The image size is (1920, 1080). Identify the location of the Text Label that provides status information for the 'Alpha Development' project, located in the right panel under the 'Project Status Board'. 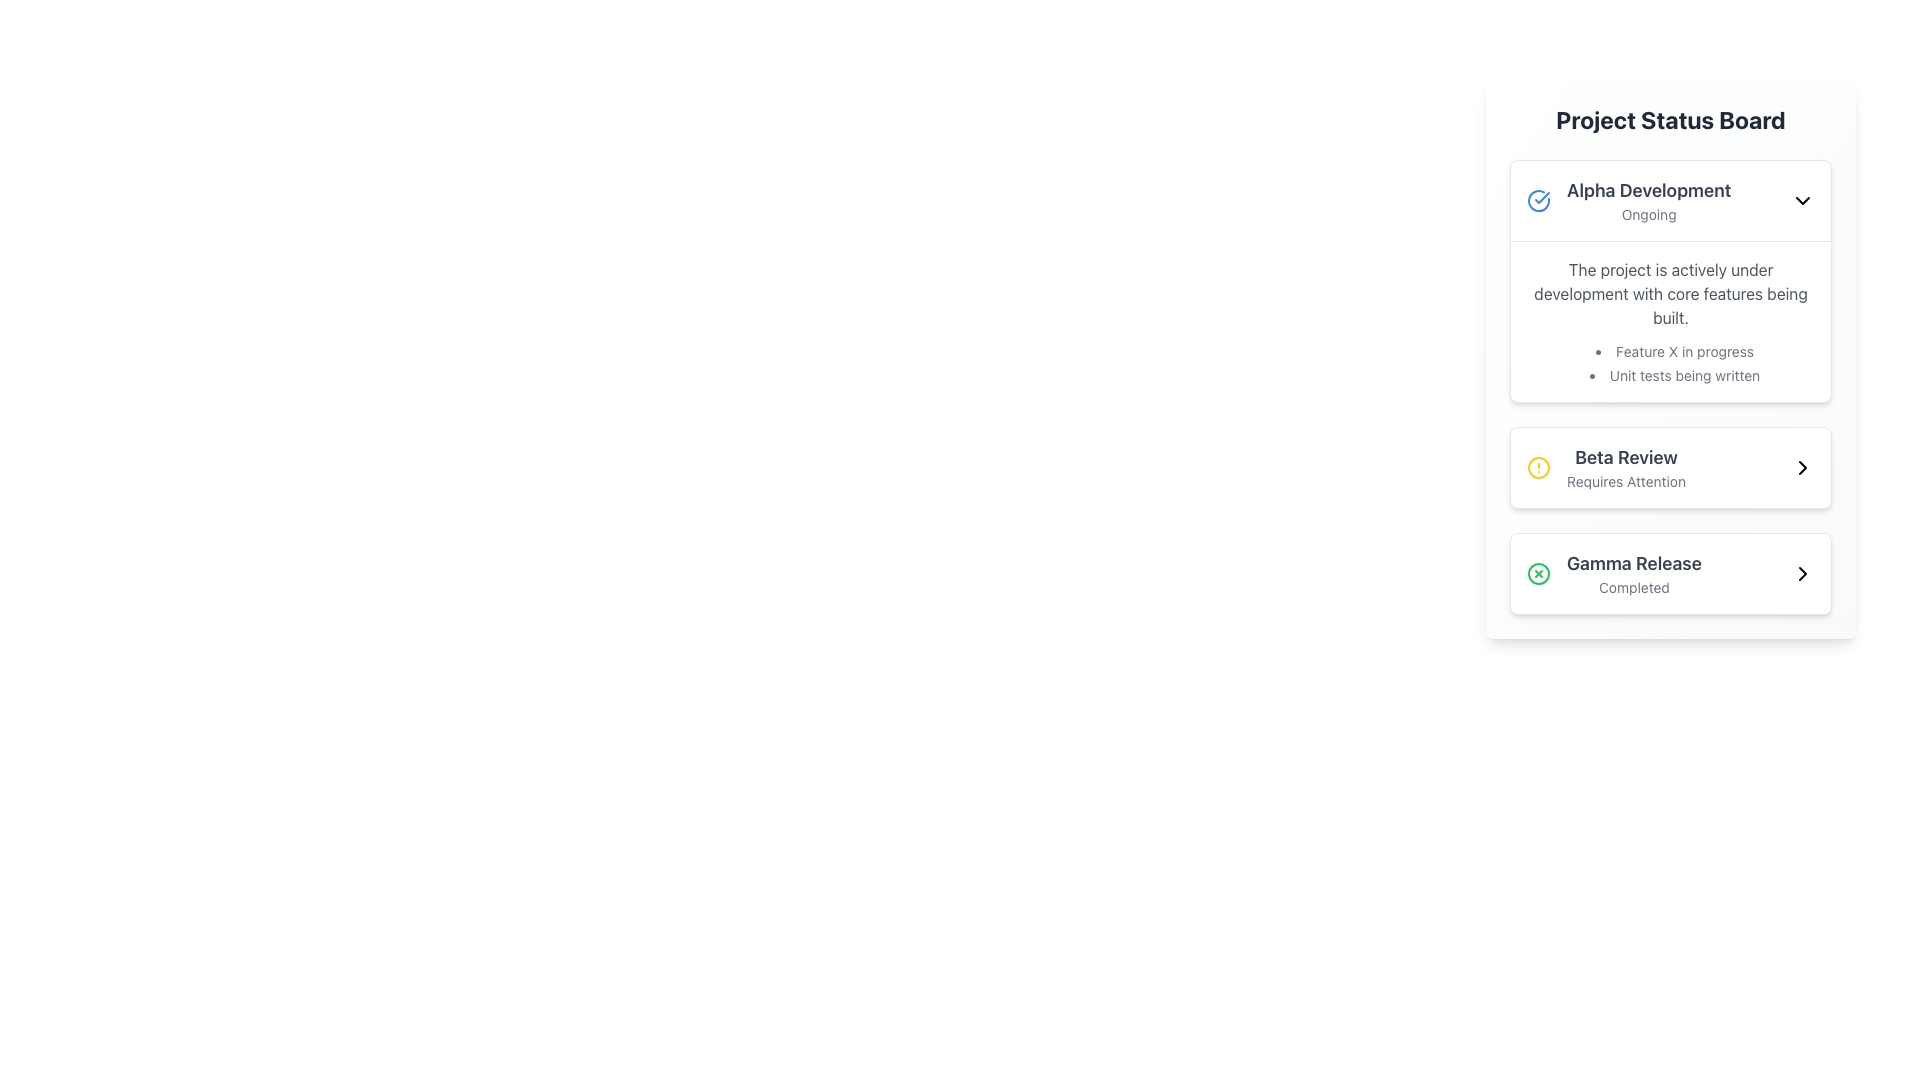
(1649, 215).